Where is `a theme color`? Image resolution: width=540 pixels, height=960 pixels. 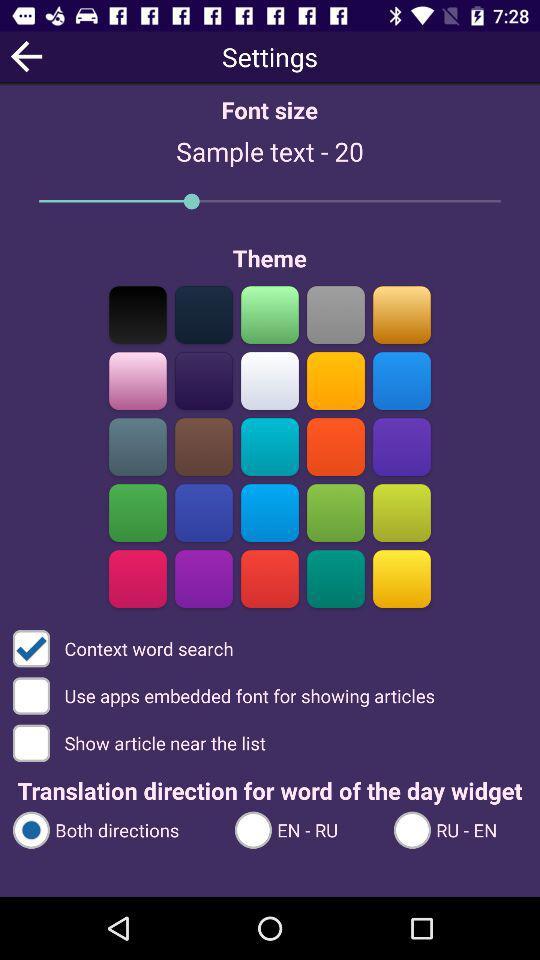
a theme color is located at coordinates (335, 578).